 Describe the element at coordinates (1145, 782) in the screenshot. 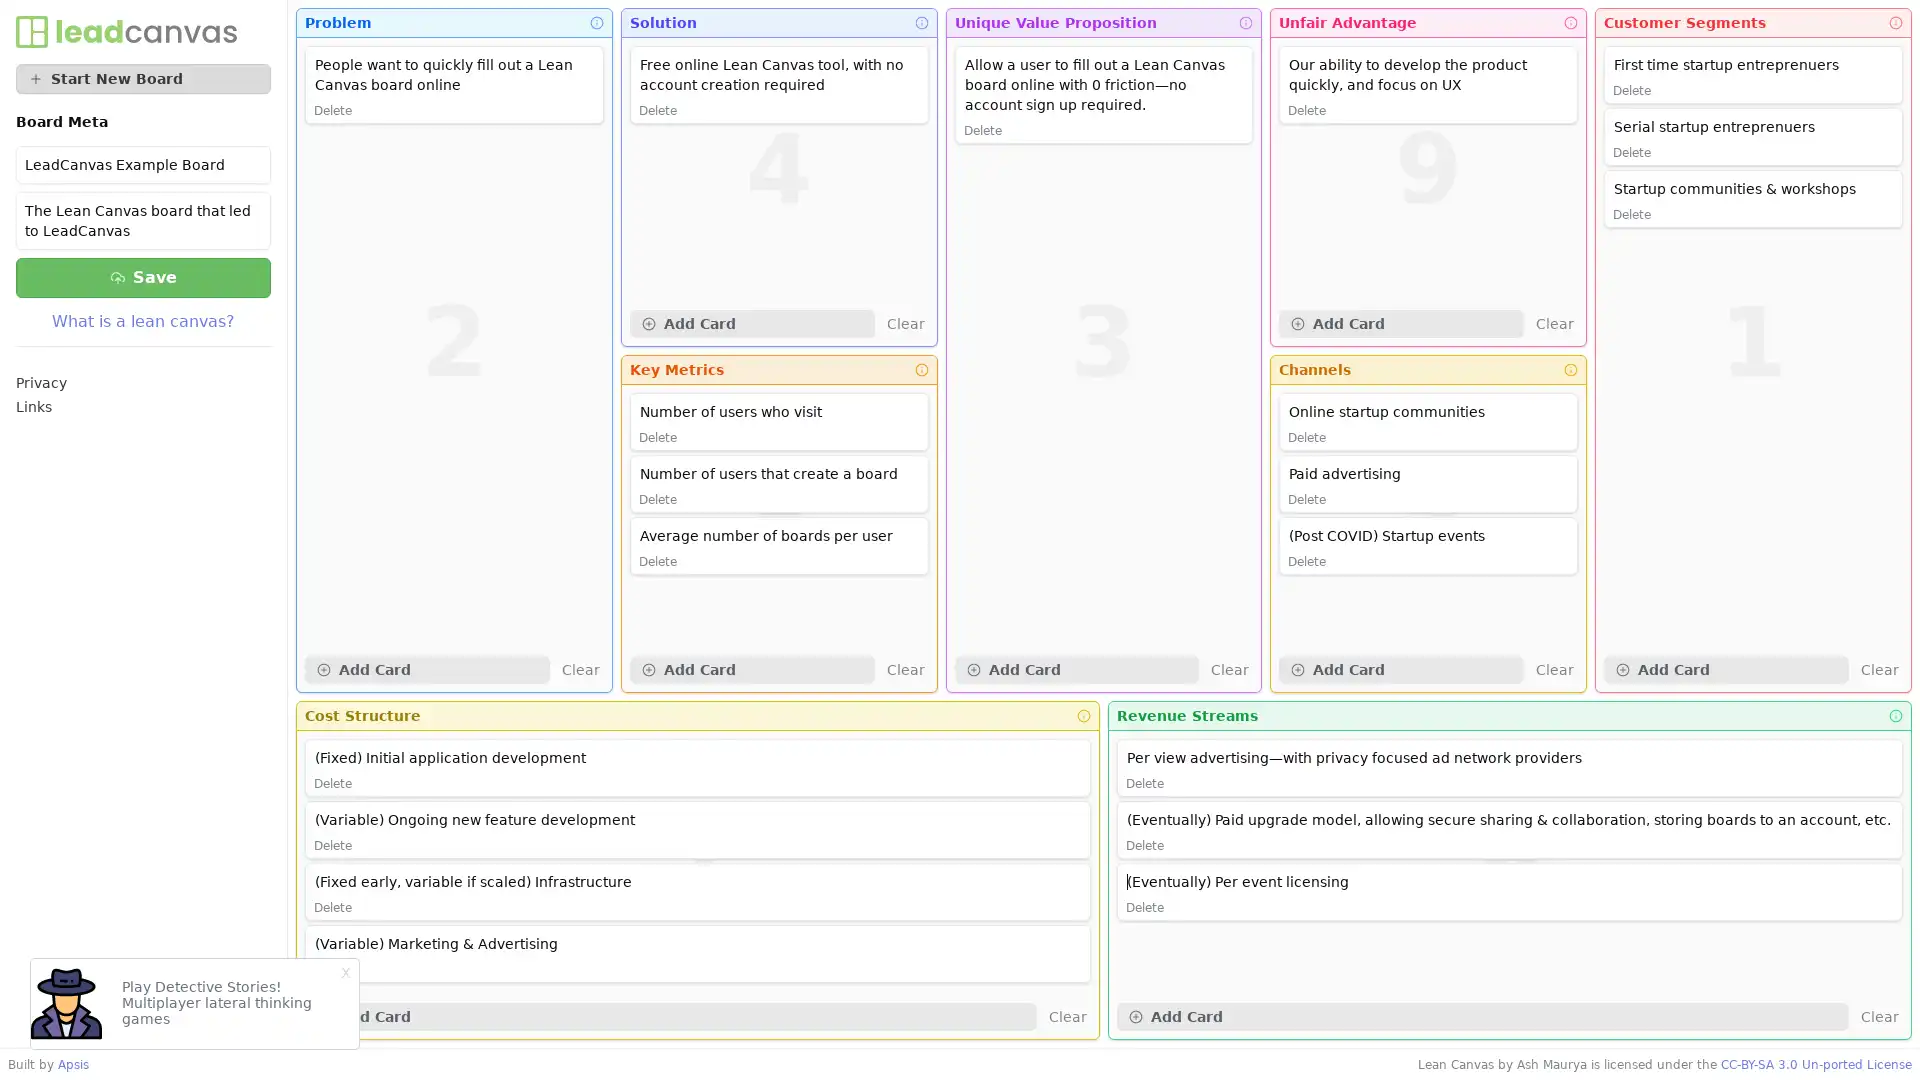

I see `Delete` at that location.